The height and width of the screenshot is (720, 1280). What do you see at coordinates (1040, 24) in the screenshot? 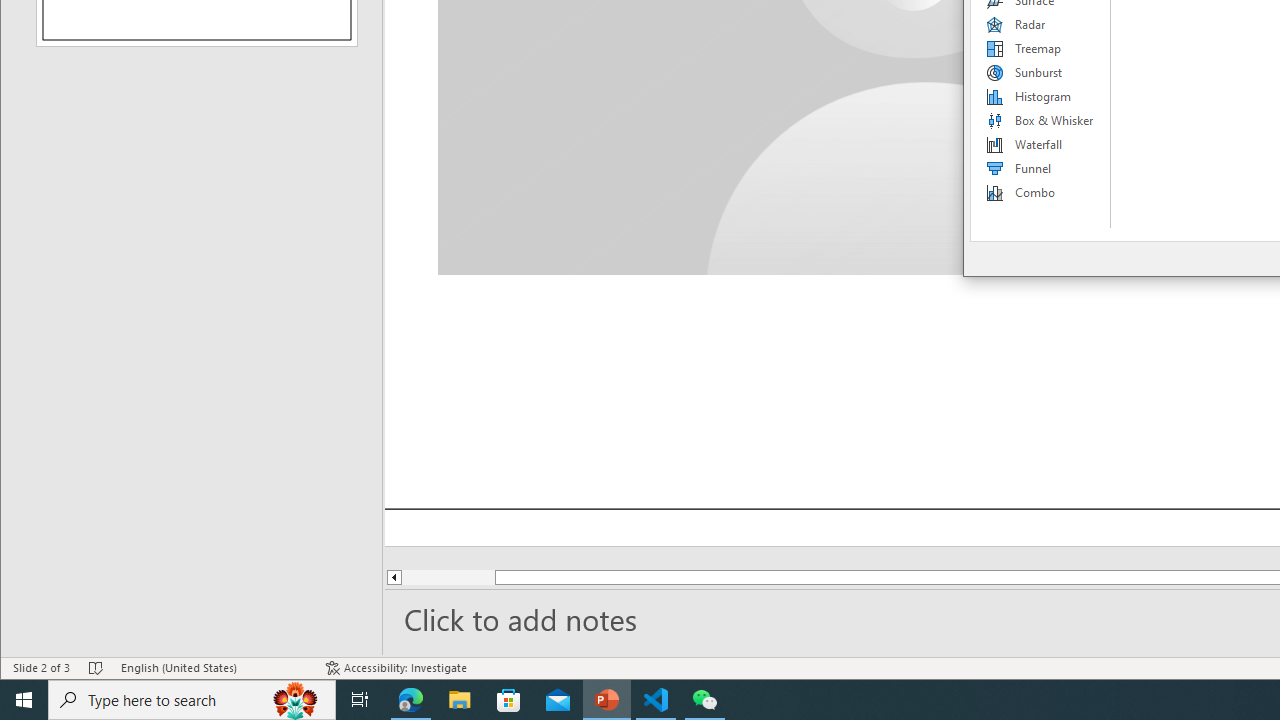
I see `'Radar'` at bounding box center [1040, 24].